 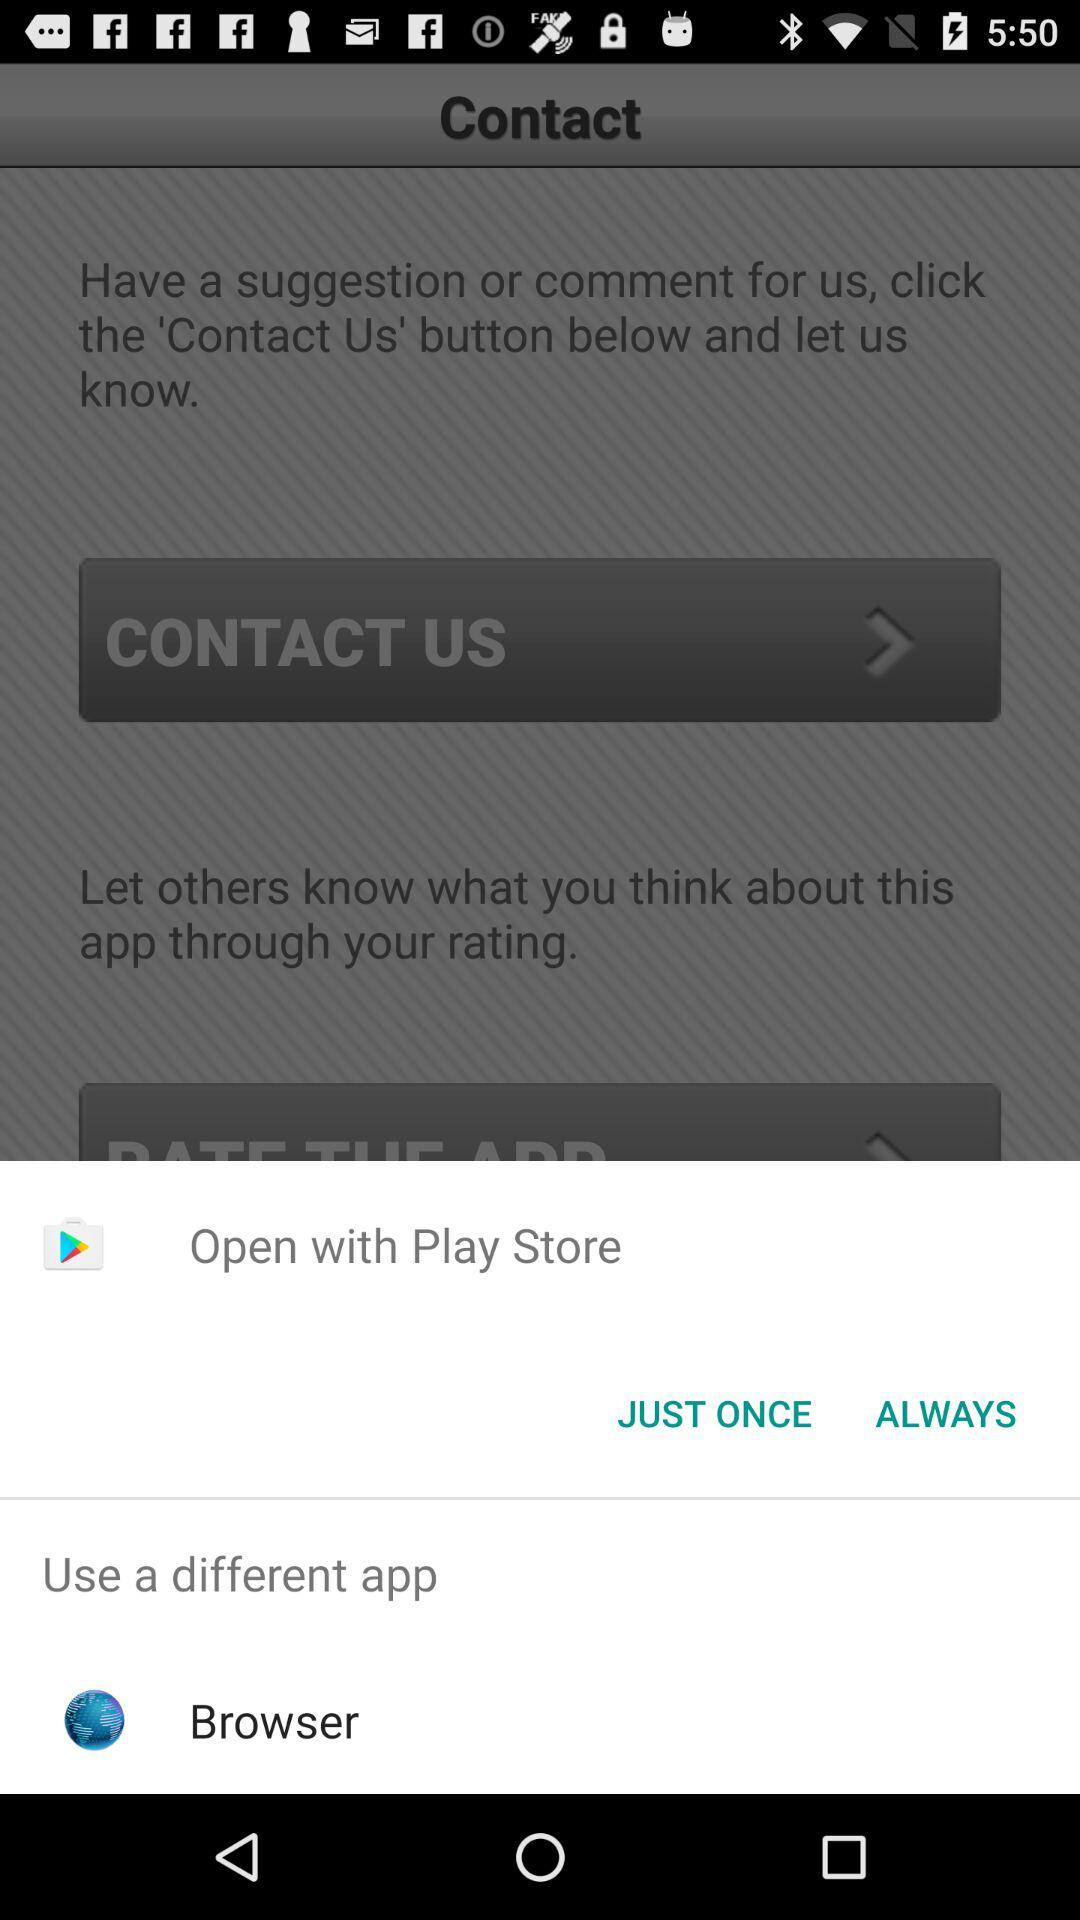 What do you see at coordinates (945, 1411) in the screenshot?
I see `the icon to the right of the just once icon` at bounding box center [945, 1411].